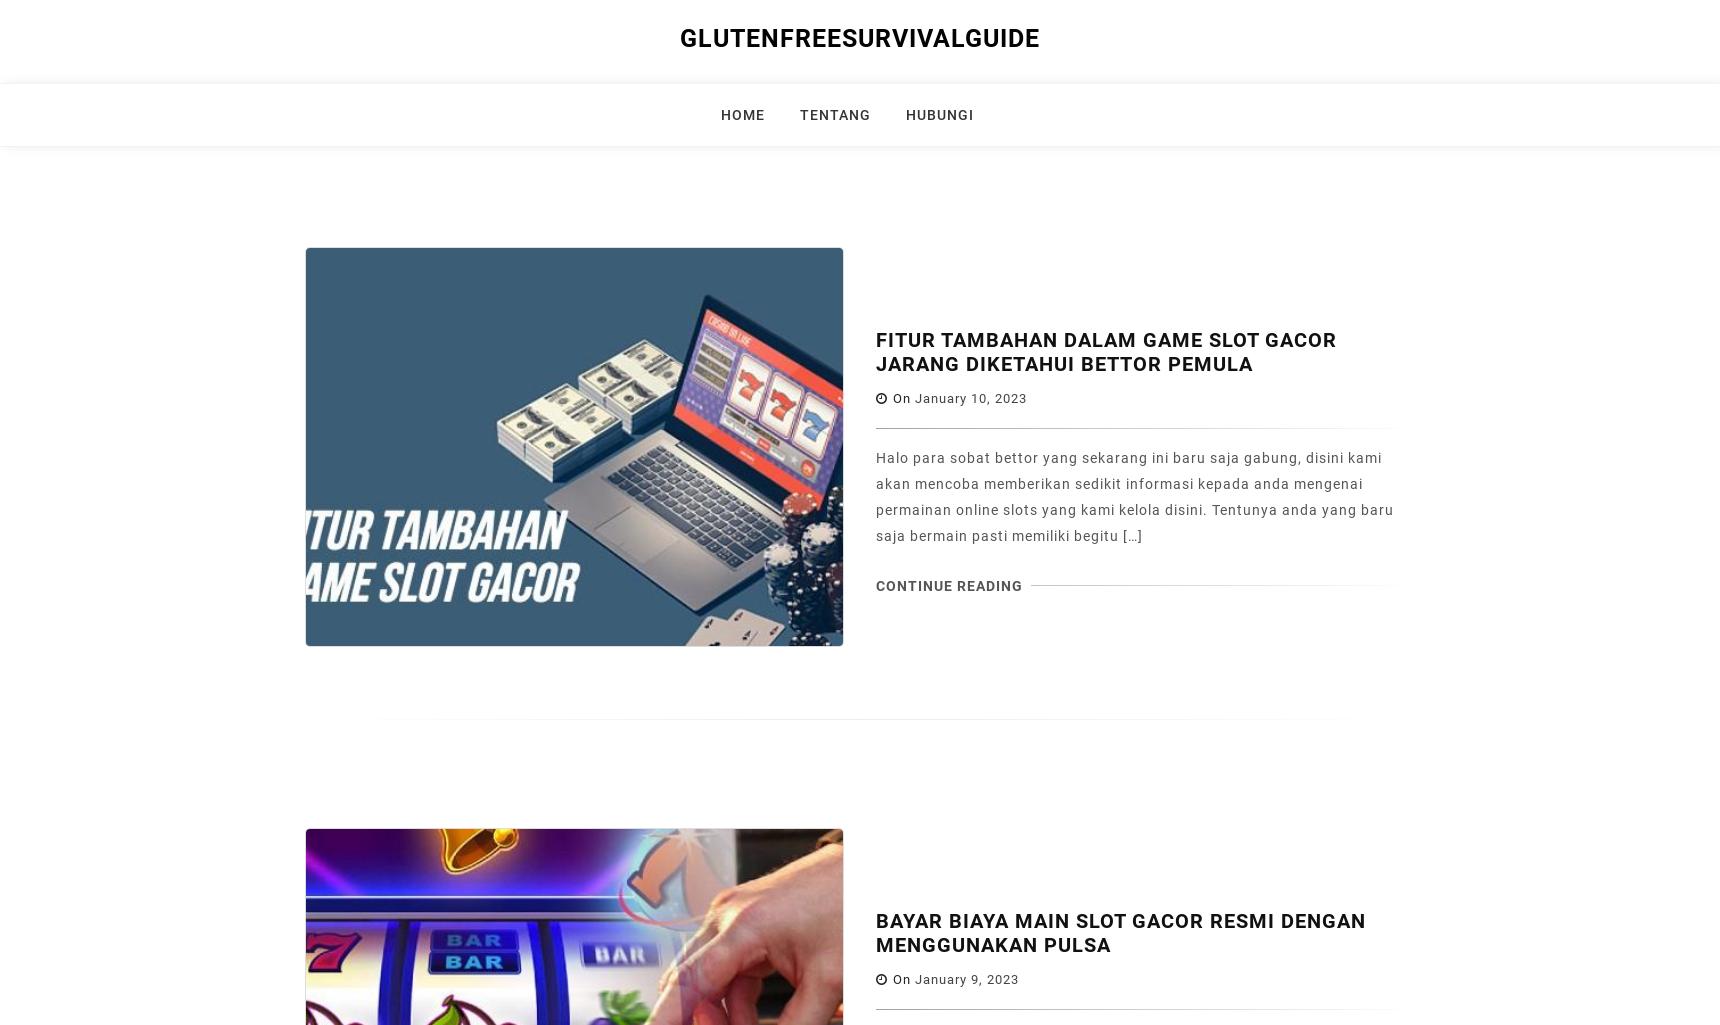 The height and width of the screenshot is (1025, 1720). What do you see at coordinates (949, 584) in the screenshot?
I see `'Continue Reading'` at bounding box center [949, 584].